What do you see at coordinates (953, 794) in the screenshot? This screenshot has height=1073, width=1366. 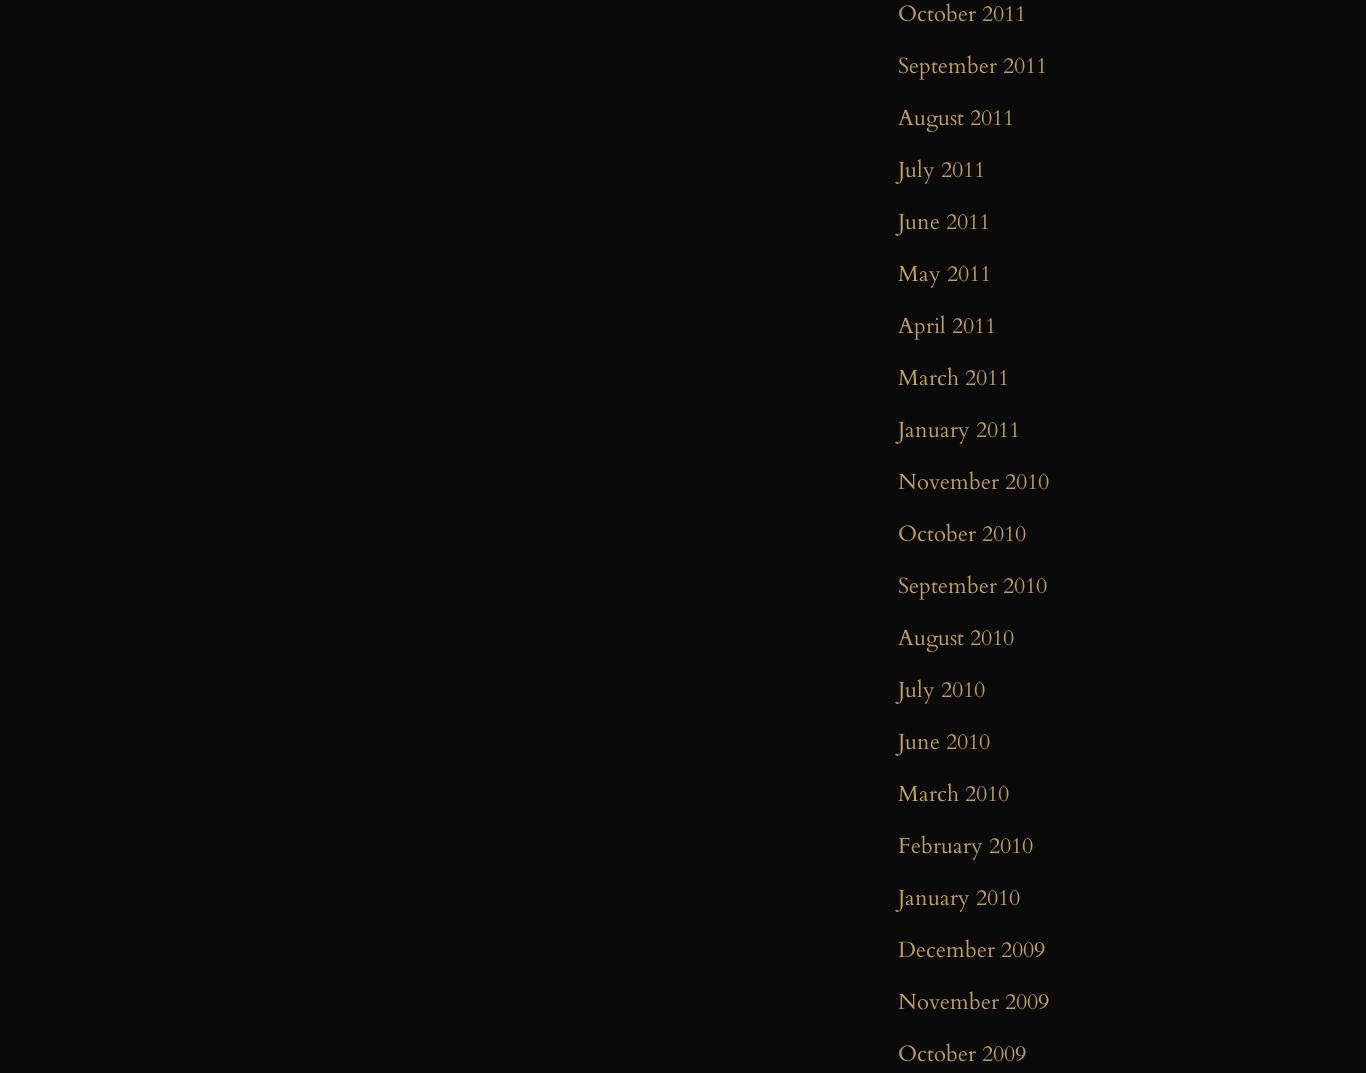 I see `'March 2010'` at bounding box center [953, 794].